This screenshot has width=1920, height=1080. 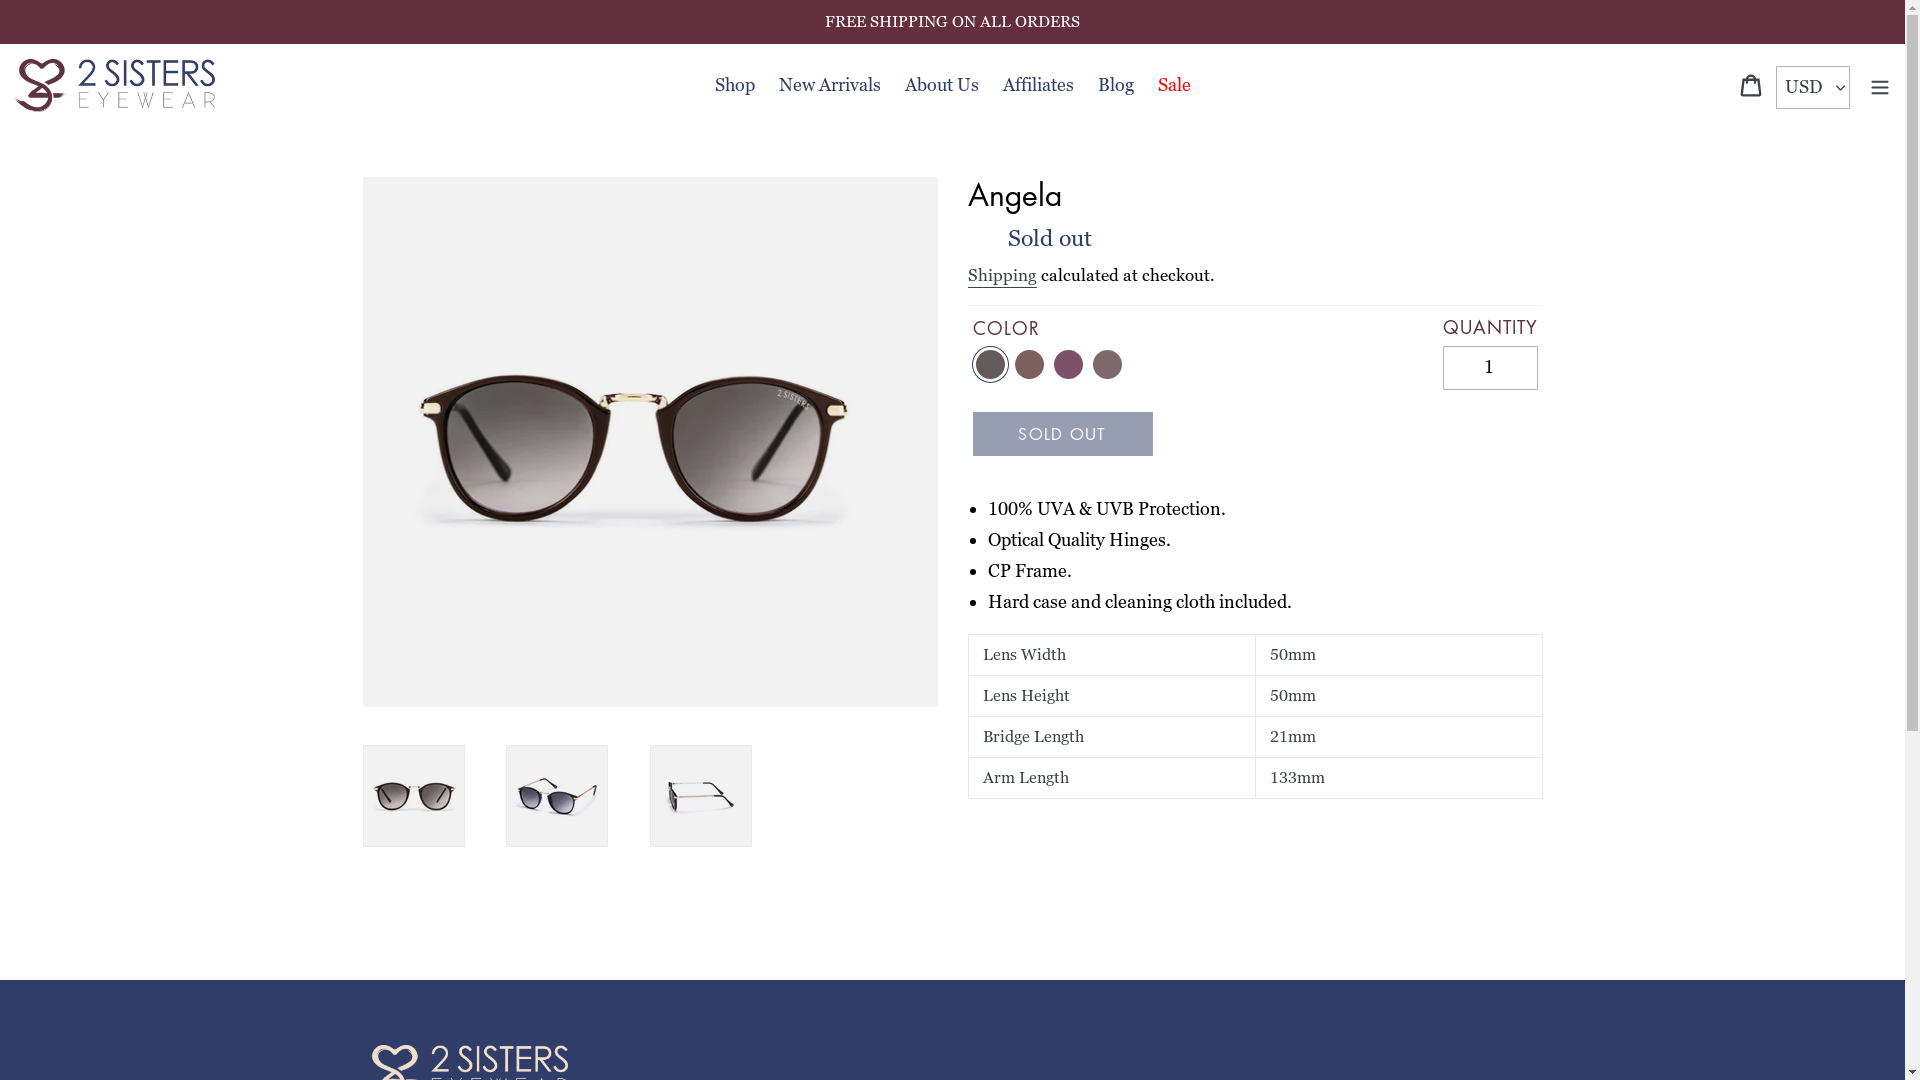 What do you see at coordinates (733, 84) in the screenshot?
I see `'Shop'` at bounding box center [733, 84].